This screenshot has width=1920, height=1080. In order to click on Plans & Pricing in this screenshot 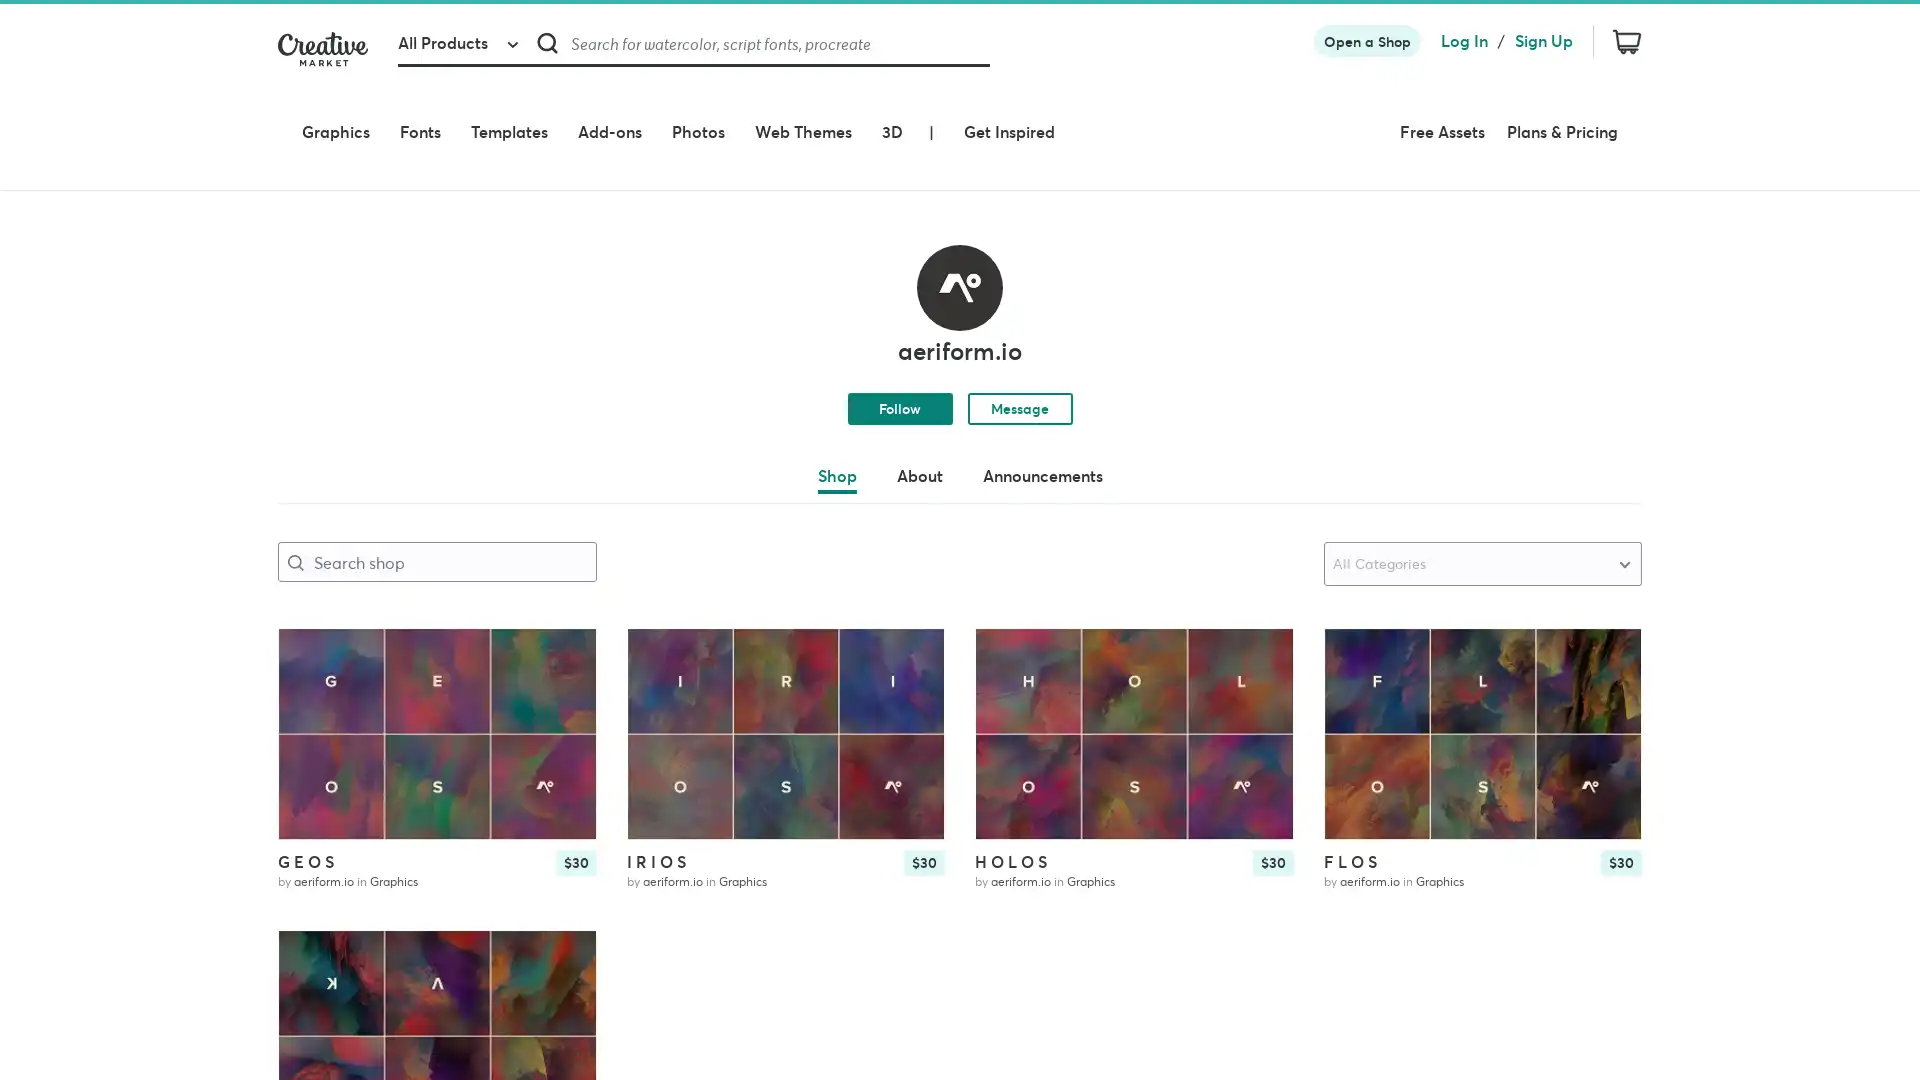, I will do `click(1585, 103)`.